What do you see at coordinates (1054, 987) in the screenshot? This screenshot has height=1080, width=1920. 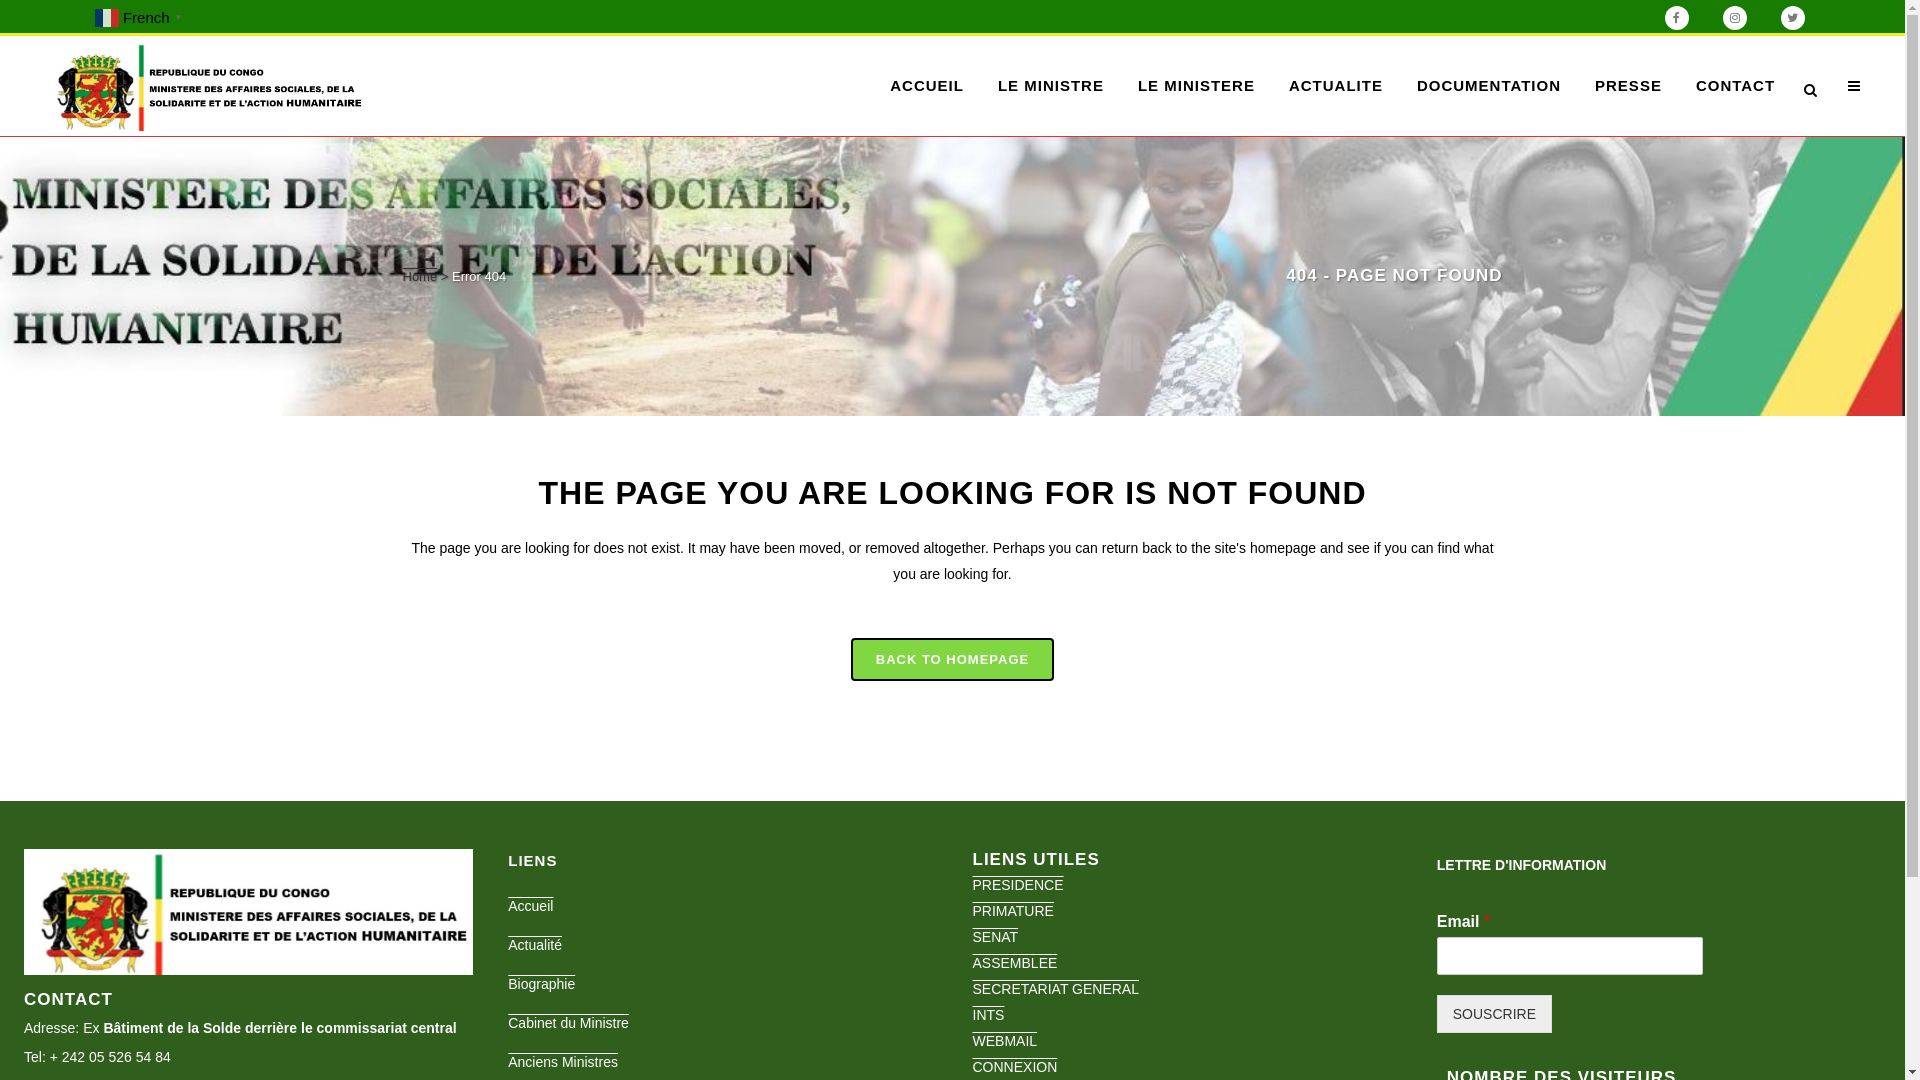 I see `'SECRETARIAT GENERAL'` at bounding box center [1054, 987].